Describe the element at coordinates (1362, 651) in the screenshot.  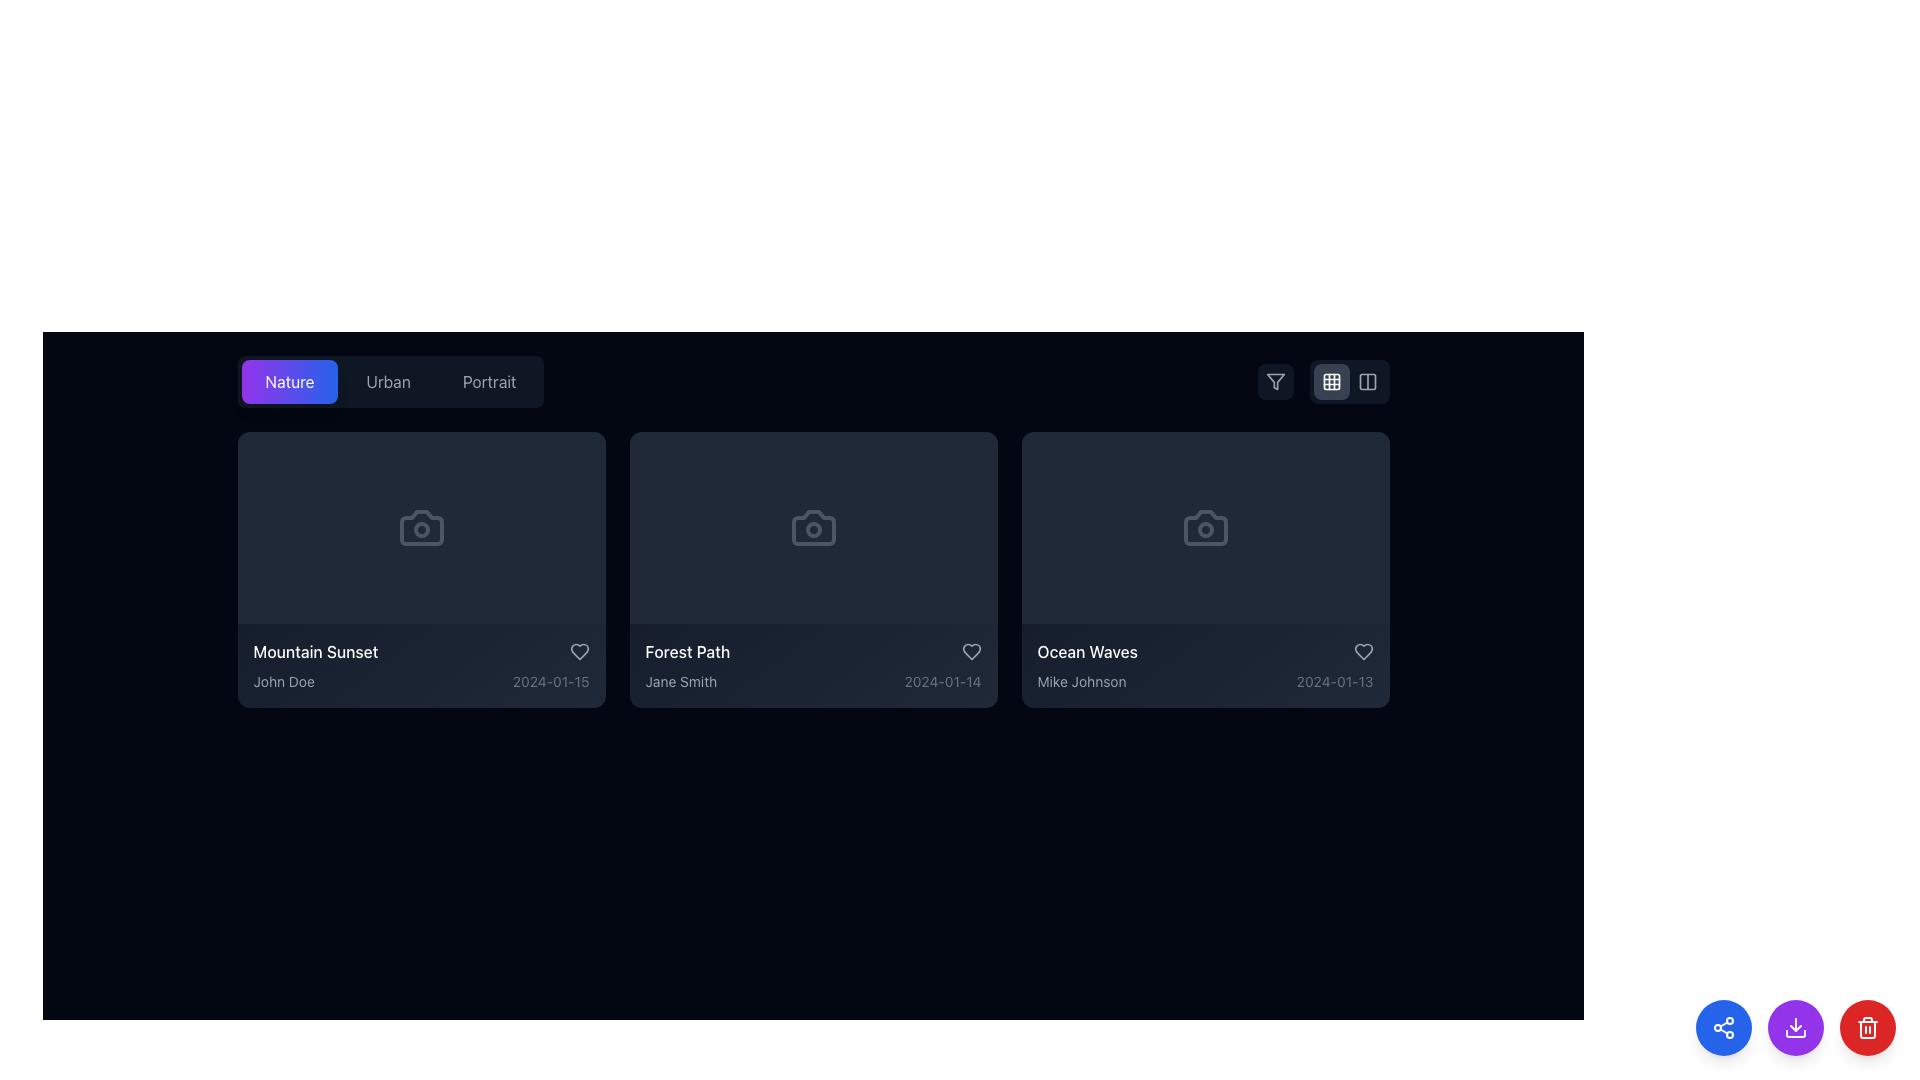
I see `the heart icon at the bottom-right corner of the 'Ocean Waves' card` at that location.